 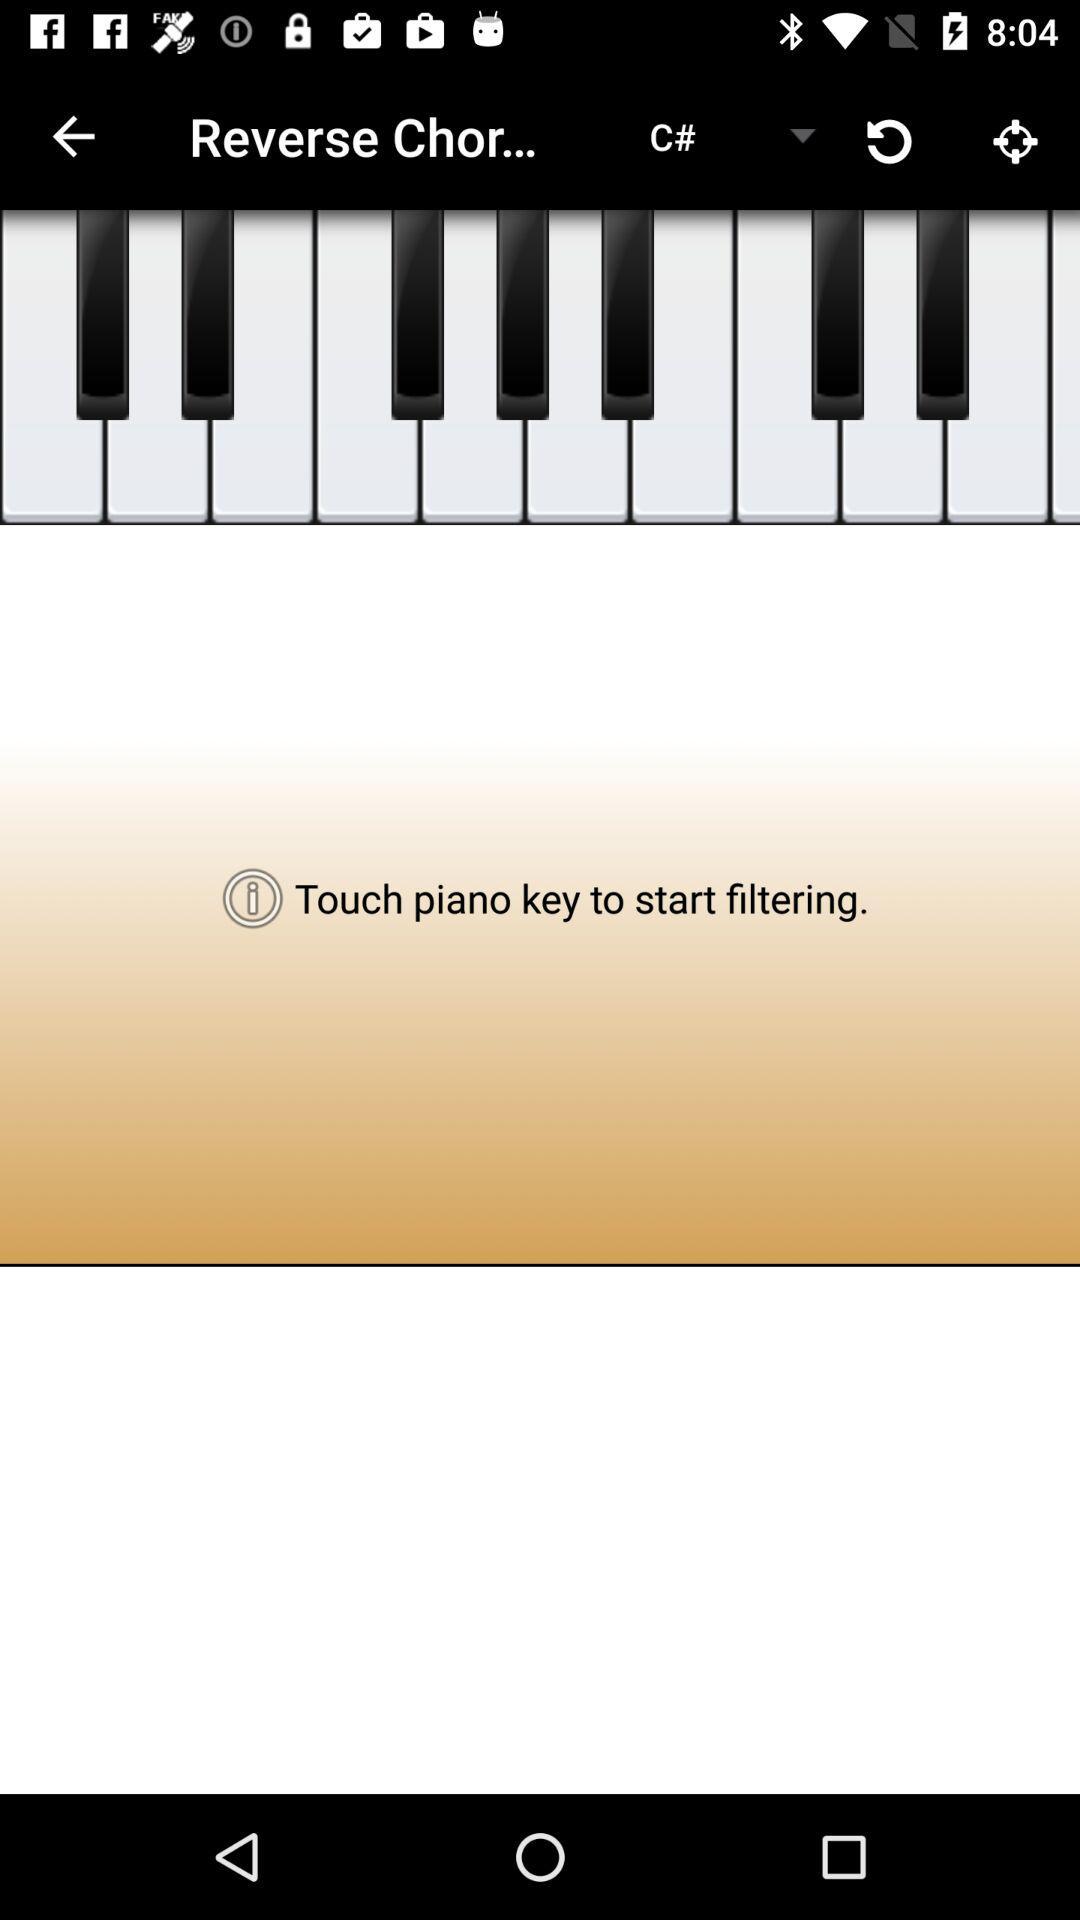 I want to click on the button which is next to the refresh, so click(x=1017, y=136).